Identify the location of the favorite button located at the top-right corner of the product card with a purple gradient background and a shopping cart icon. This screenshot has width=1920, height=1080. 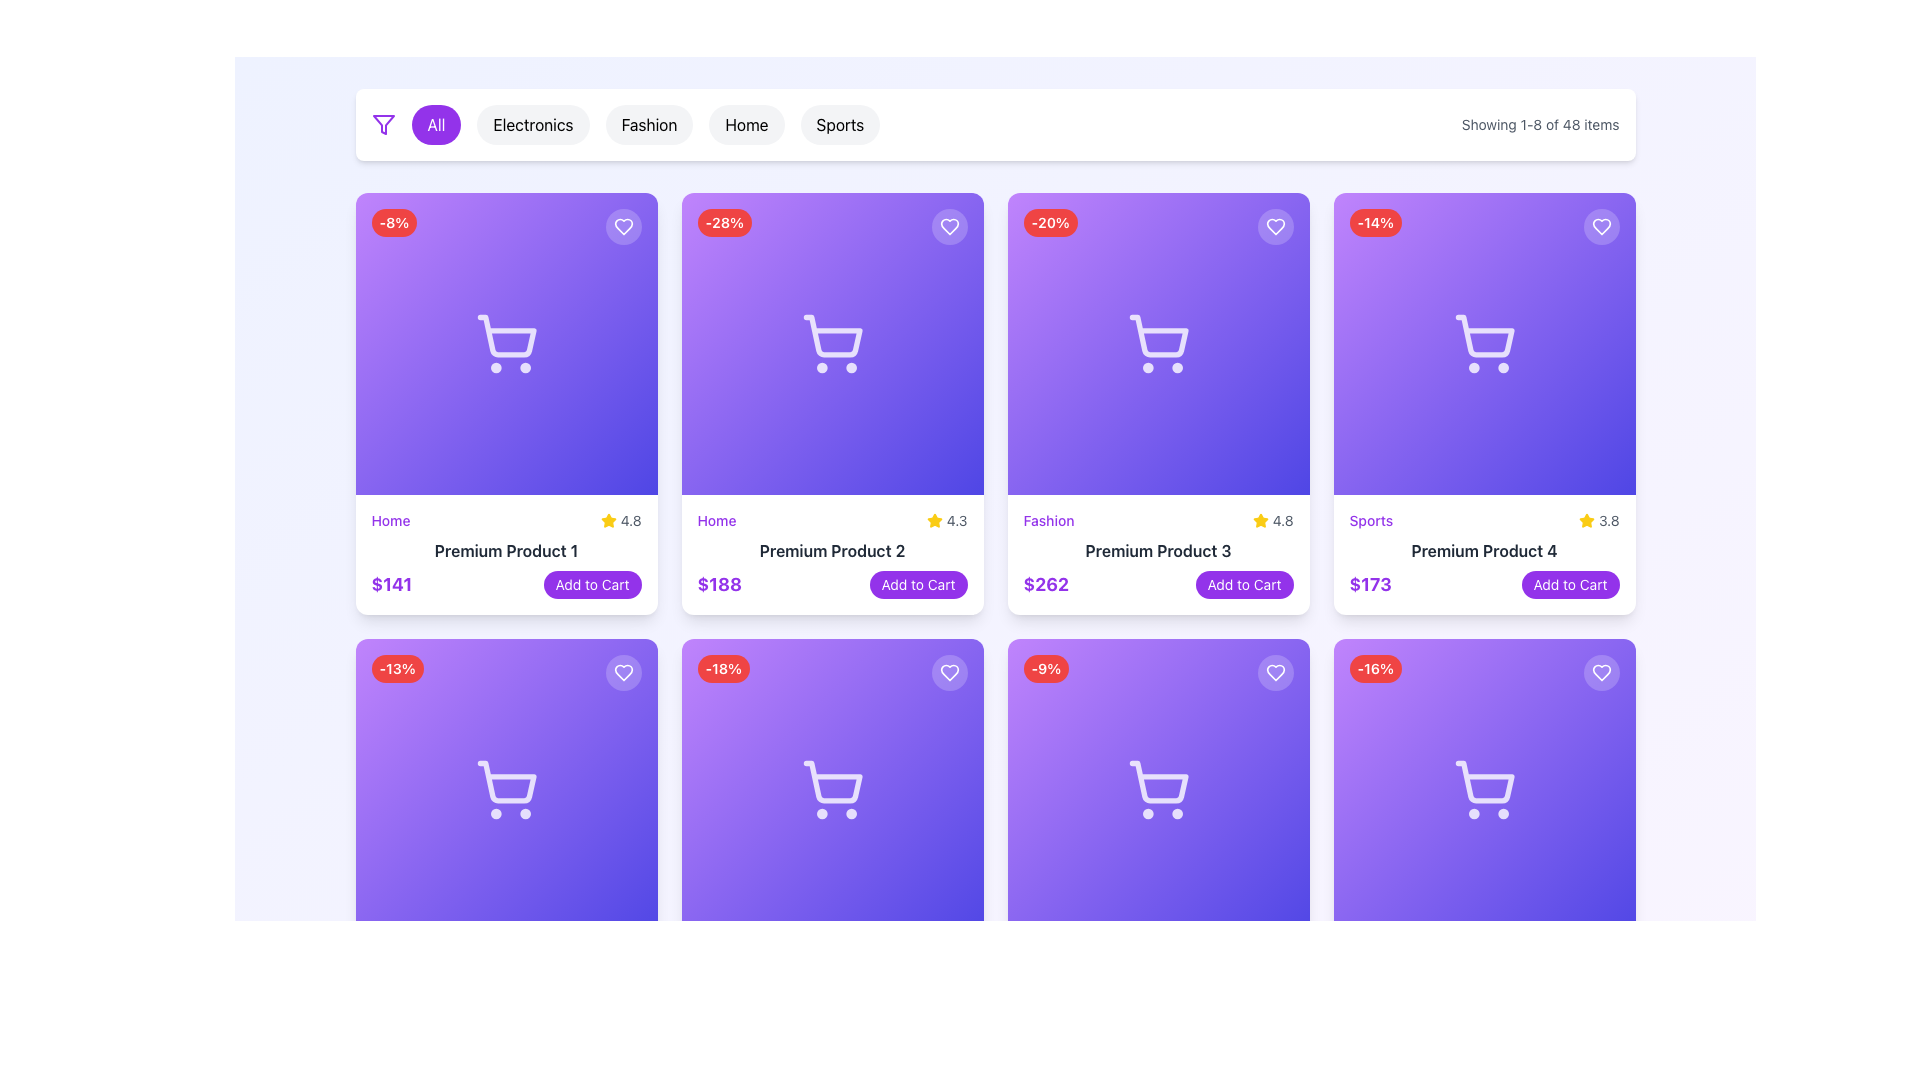
(622, 672).